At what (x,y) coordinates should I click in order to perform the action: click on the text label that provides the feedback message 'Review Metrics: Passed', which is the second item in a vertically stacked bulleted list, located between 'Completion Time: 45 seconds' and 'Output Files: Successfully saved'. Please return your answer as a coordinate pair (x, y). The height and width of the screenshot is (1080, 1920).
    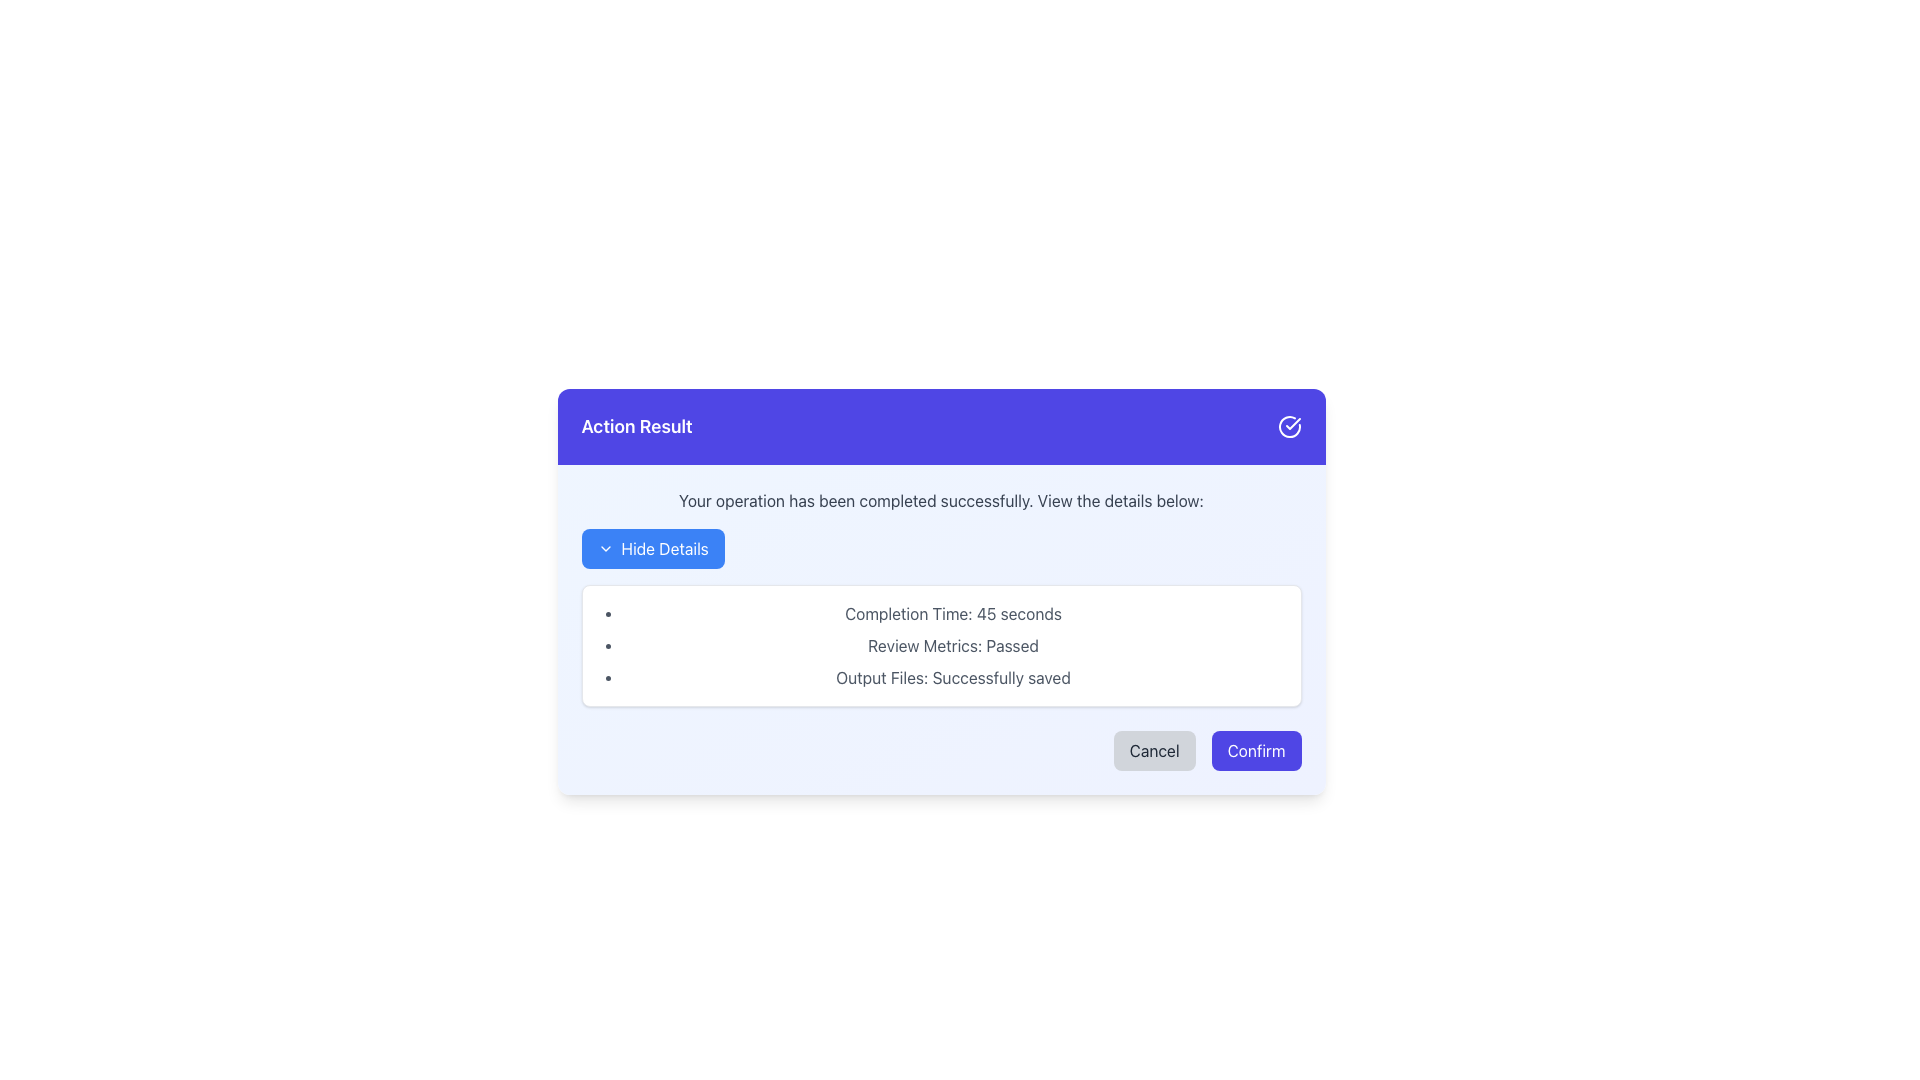
    Looking at the image, I should click on (952, 645).